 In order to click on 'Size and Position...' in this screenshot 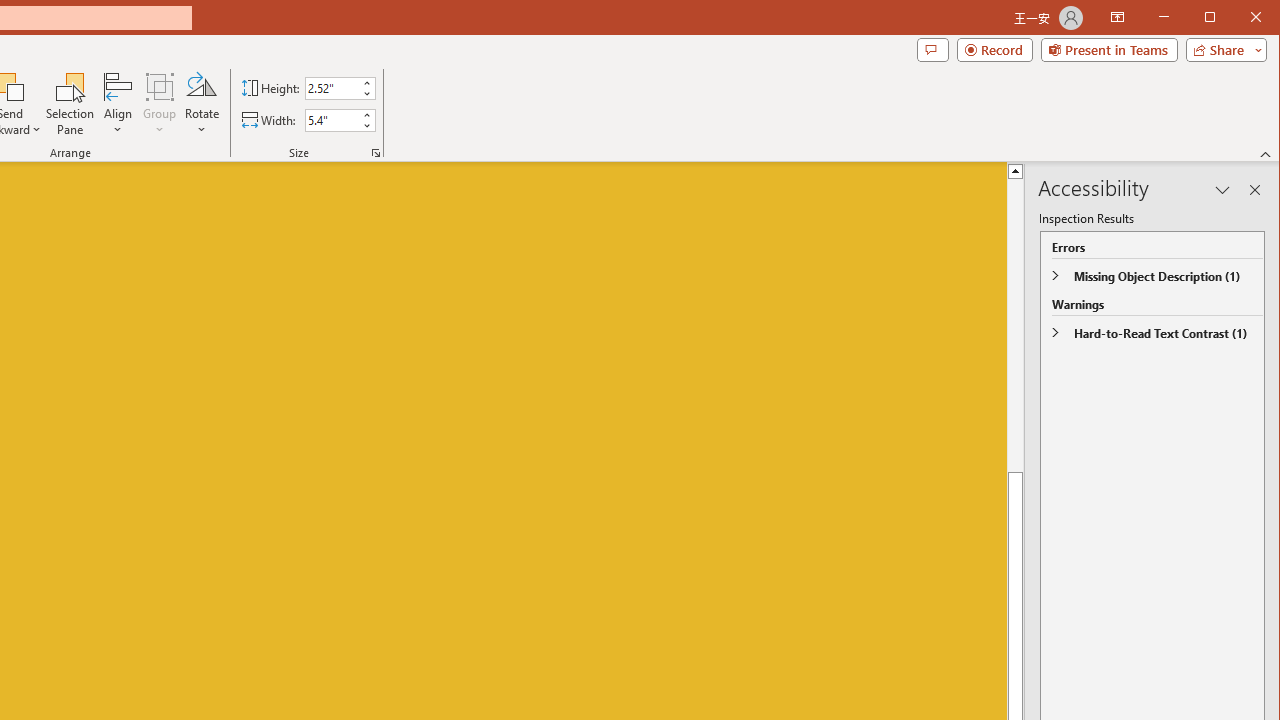, I will do `click(376, 152)`.